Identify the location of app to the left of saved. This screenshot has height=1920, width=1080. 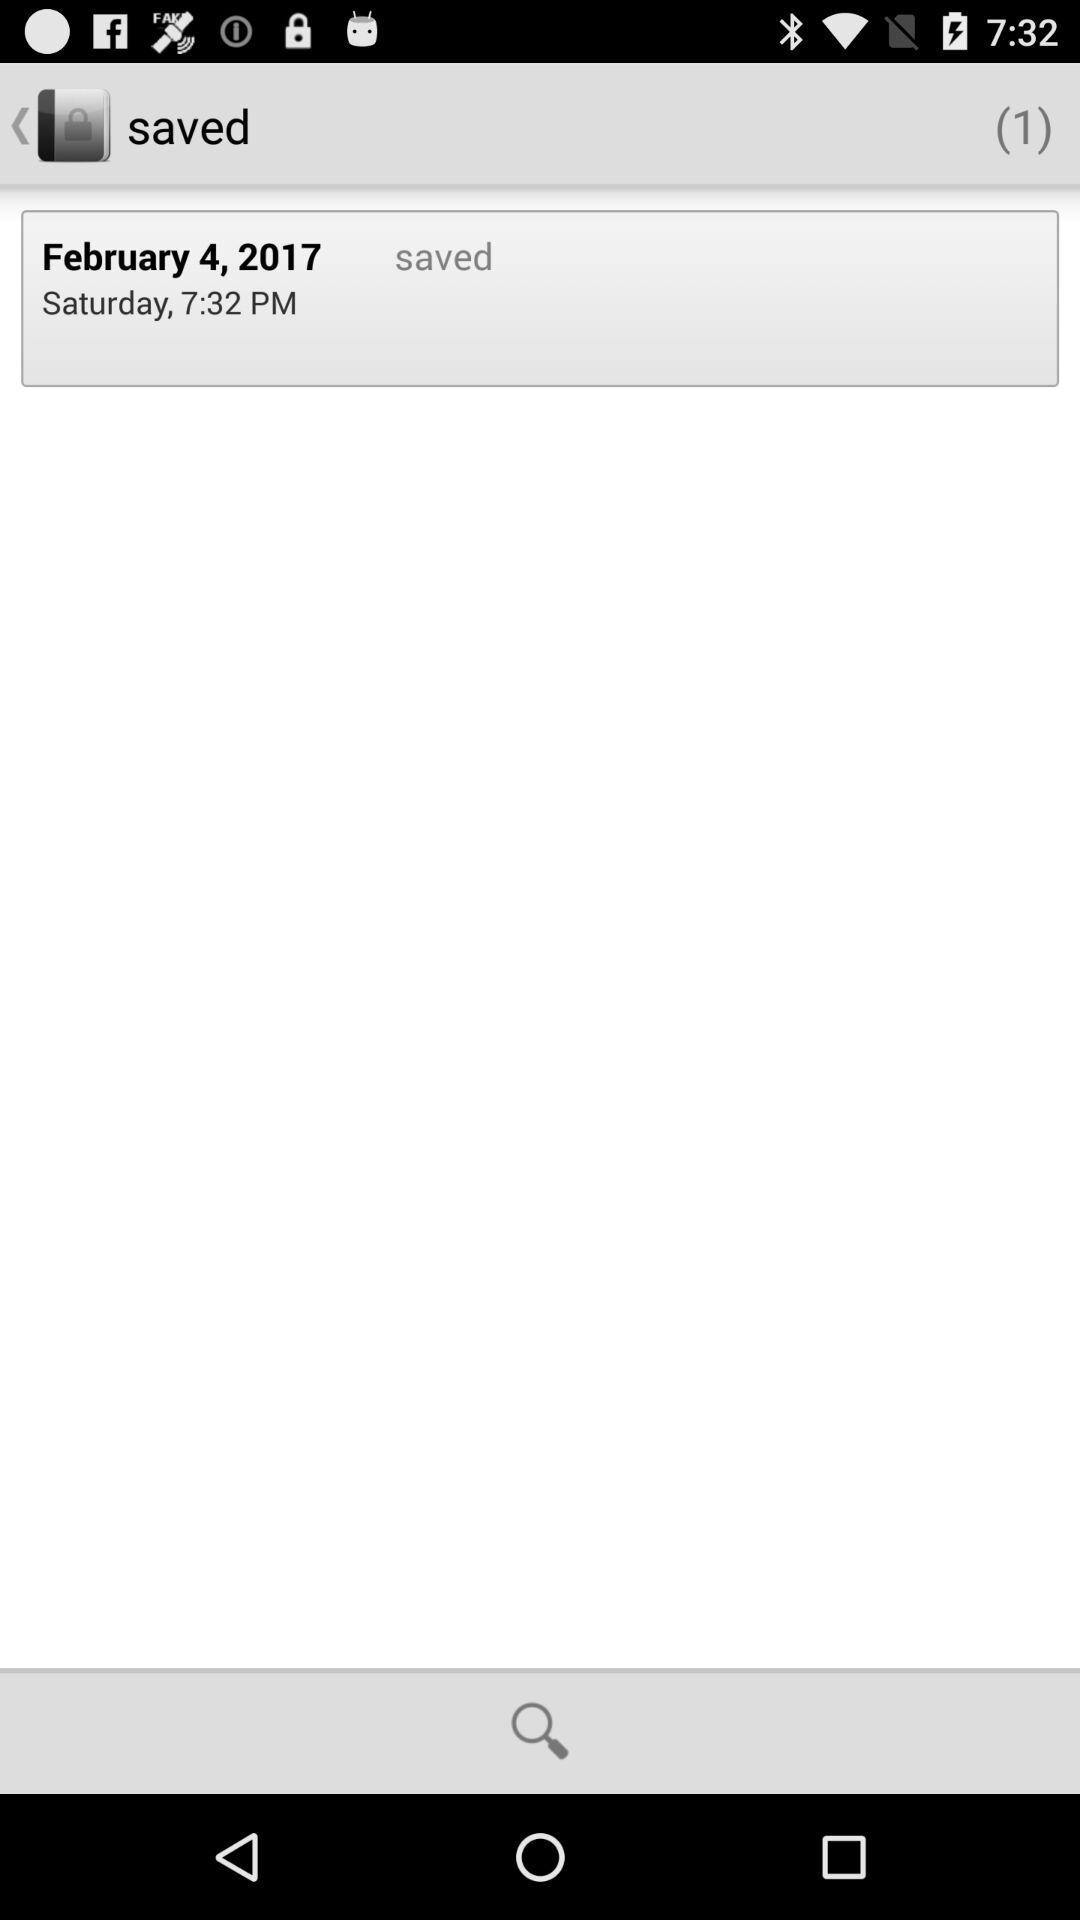
(168, 300).